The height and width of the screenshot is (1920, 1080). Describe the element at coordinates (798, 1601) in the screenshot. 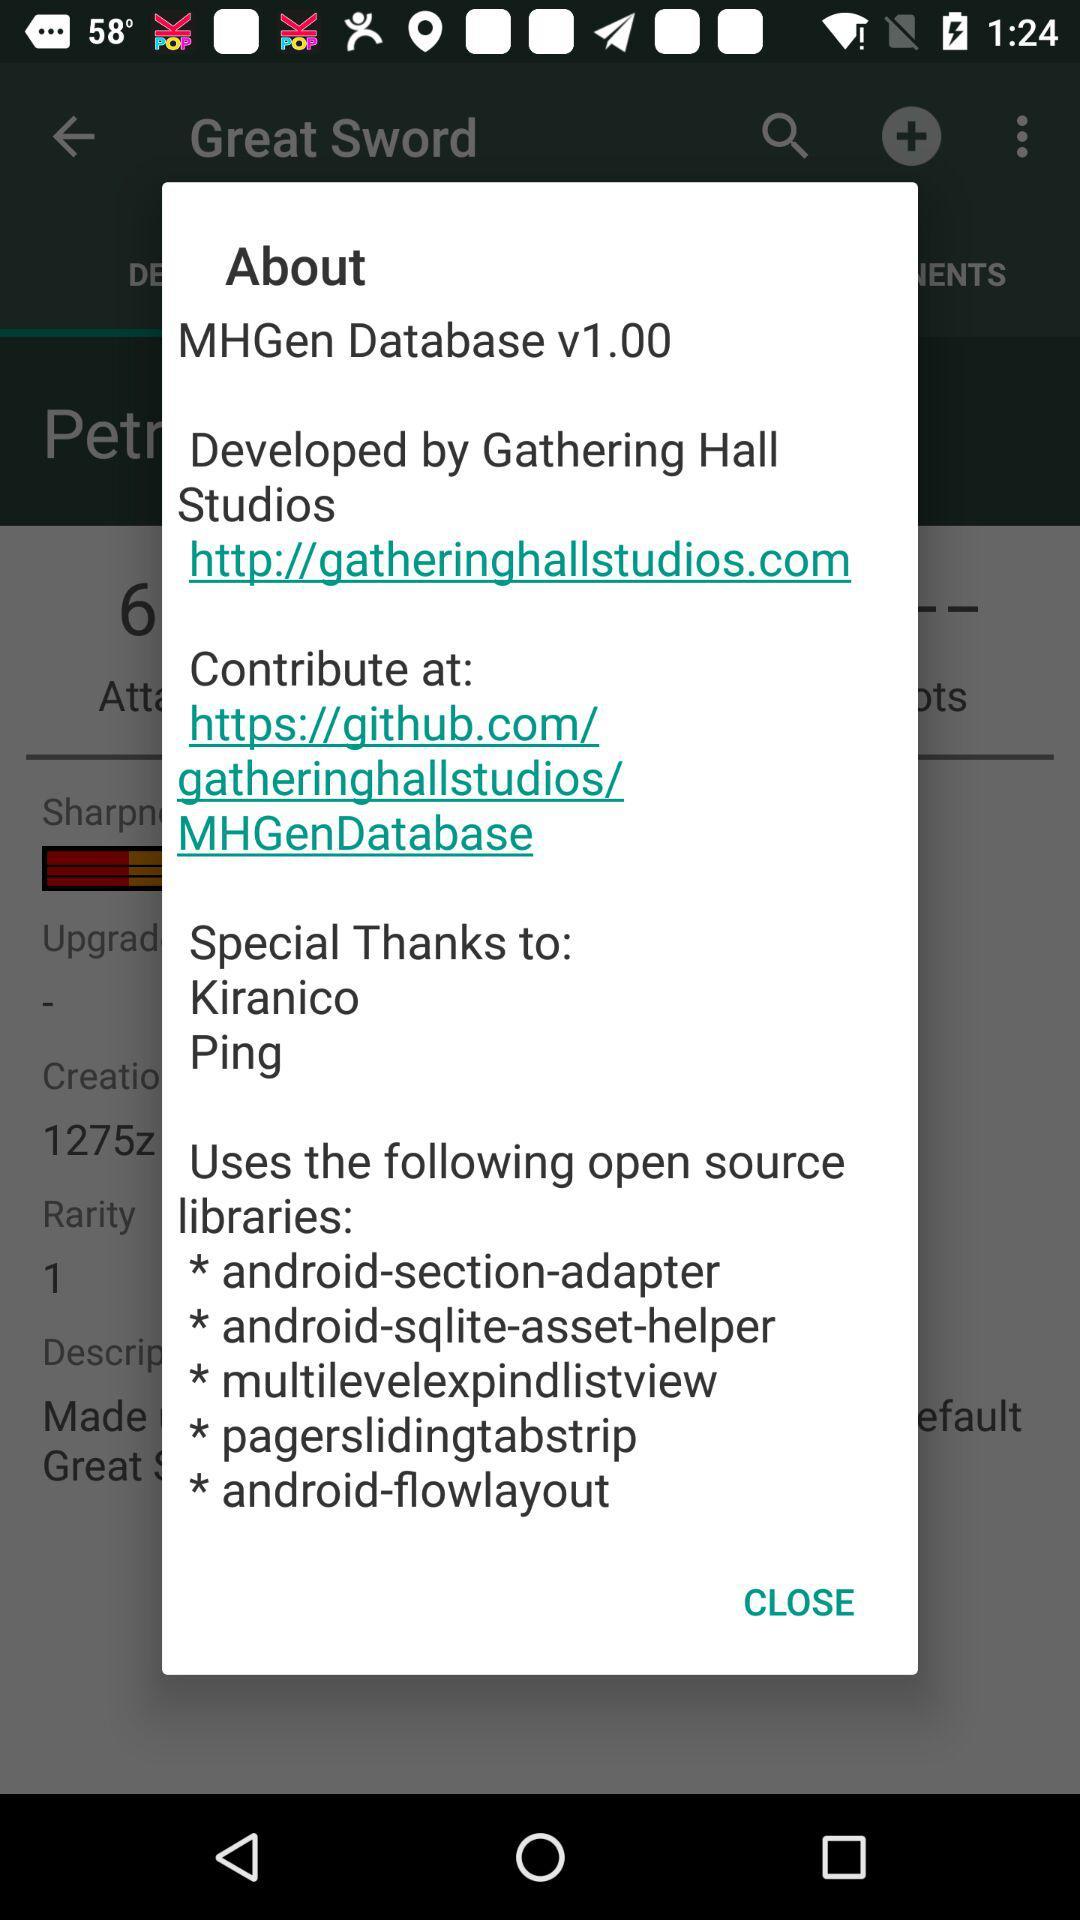

I see `icon below the mhgen database v1 app` at that location.